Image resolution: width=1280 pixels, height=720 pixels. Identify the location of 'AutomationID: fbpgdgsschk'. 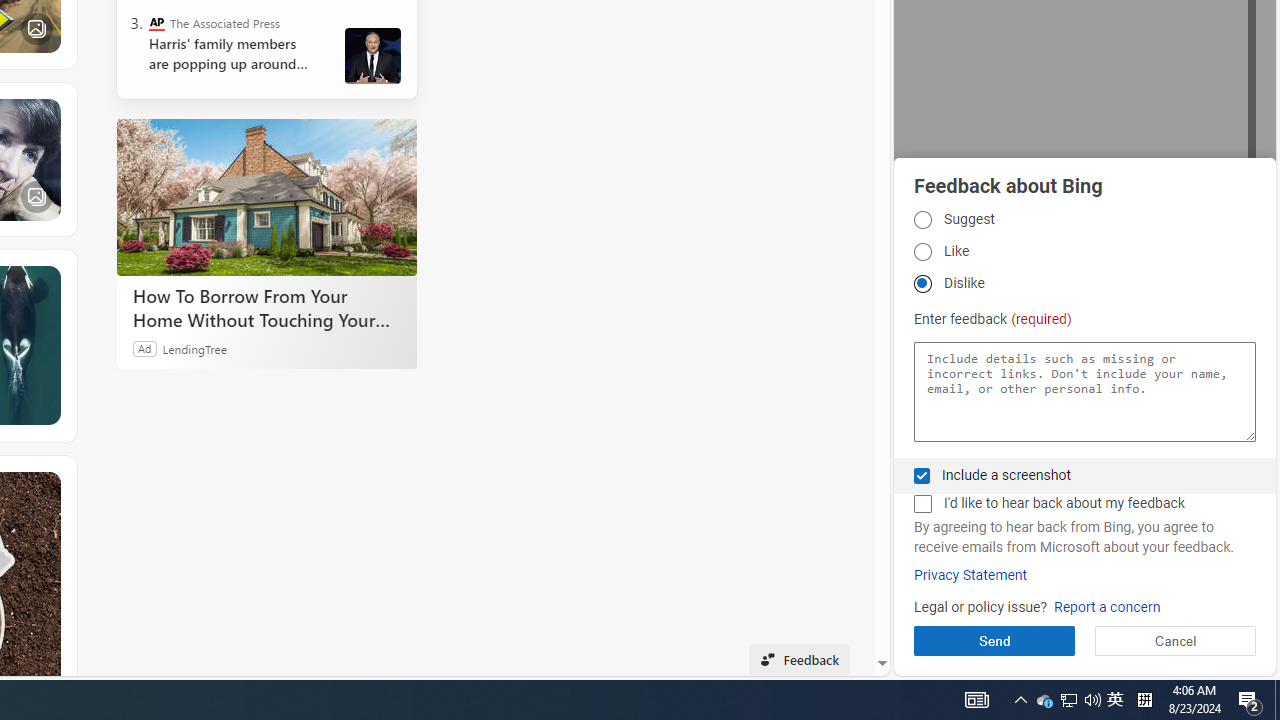
(921, 475).